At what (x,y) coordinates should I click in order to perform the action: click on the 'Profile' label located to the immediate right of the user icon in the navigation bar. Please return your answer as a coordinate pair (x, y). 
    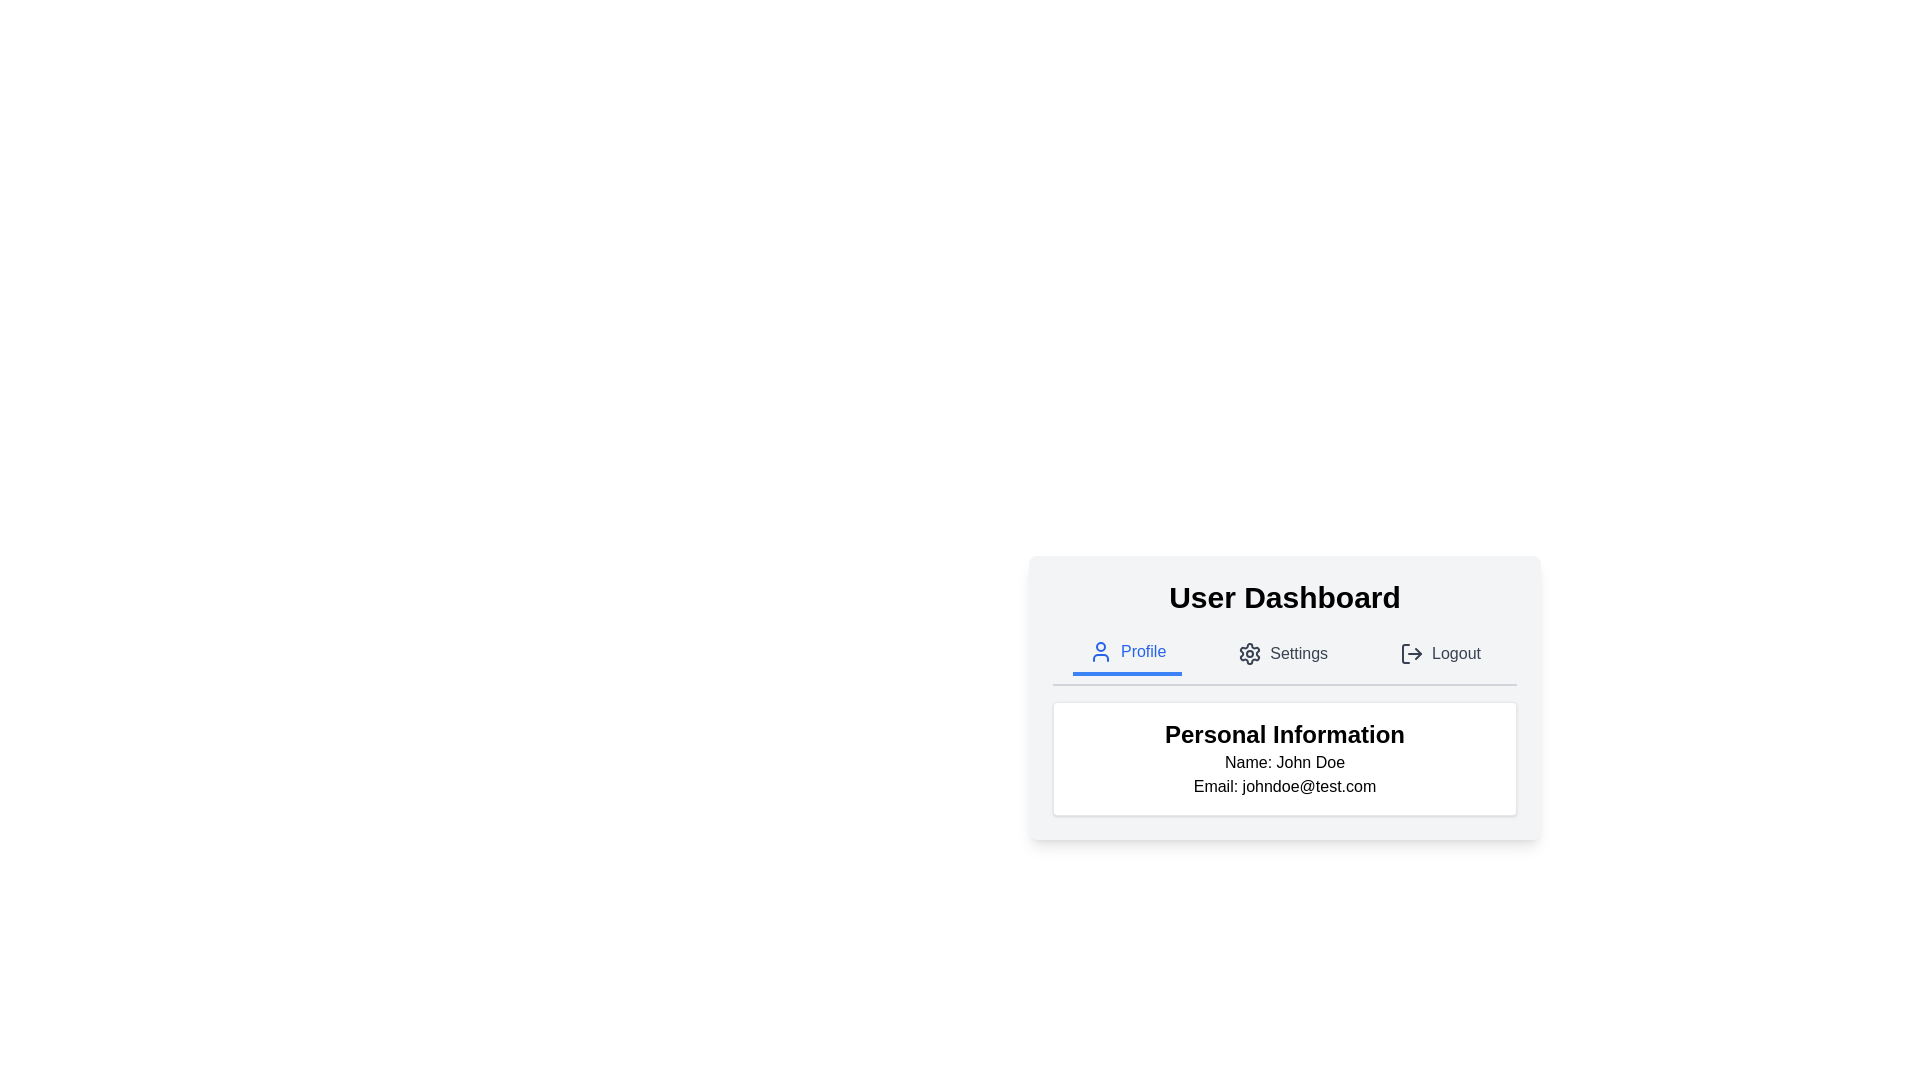
    Looking at the image, I should click on (1143, 651).